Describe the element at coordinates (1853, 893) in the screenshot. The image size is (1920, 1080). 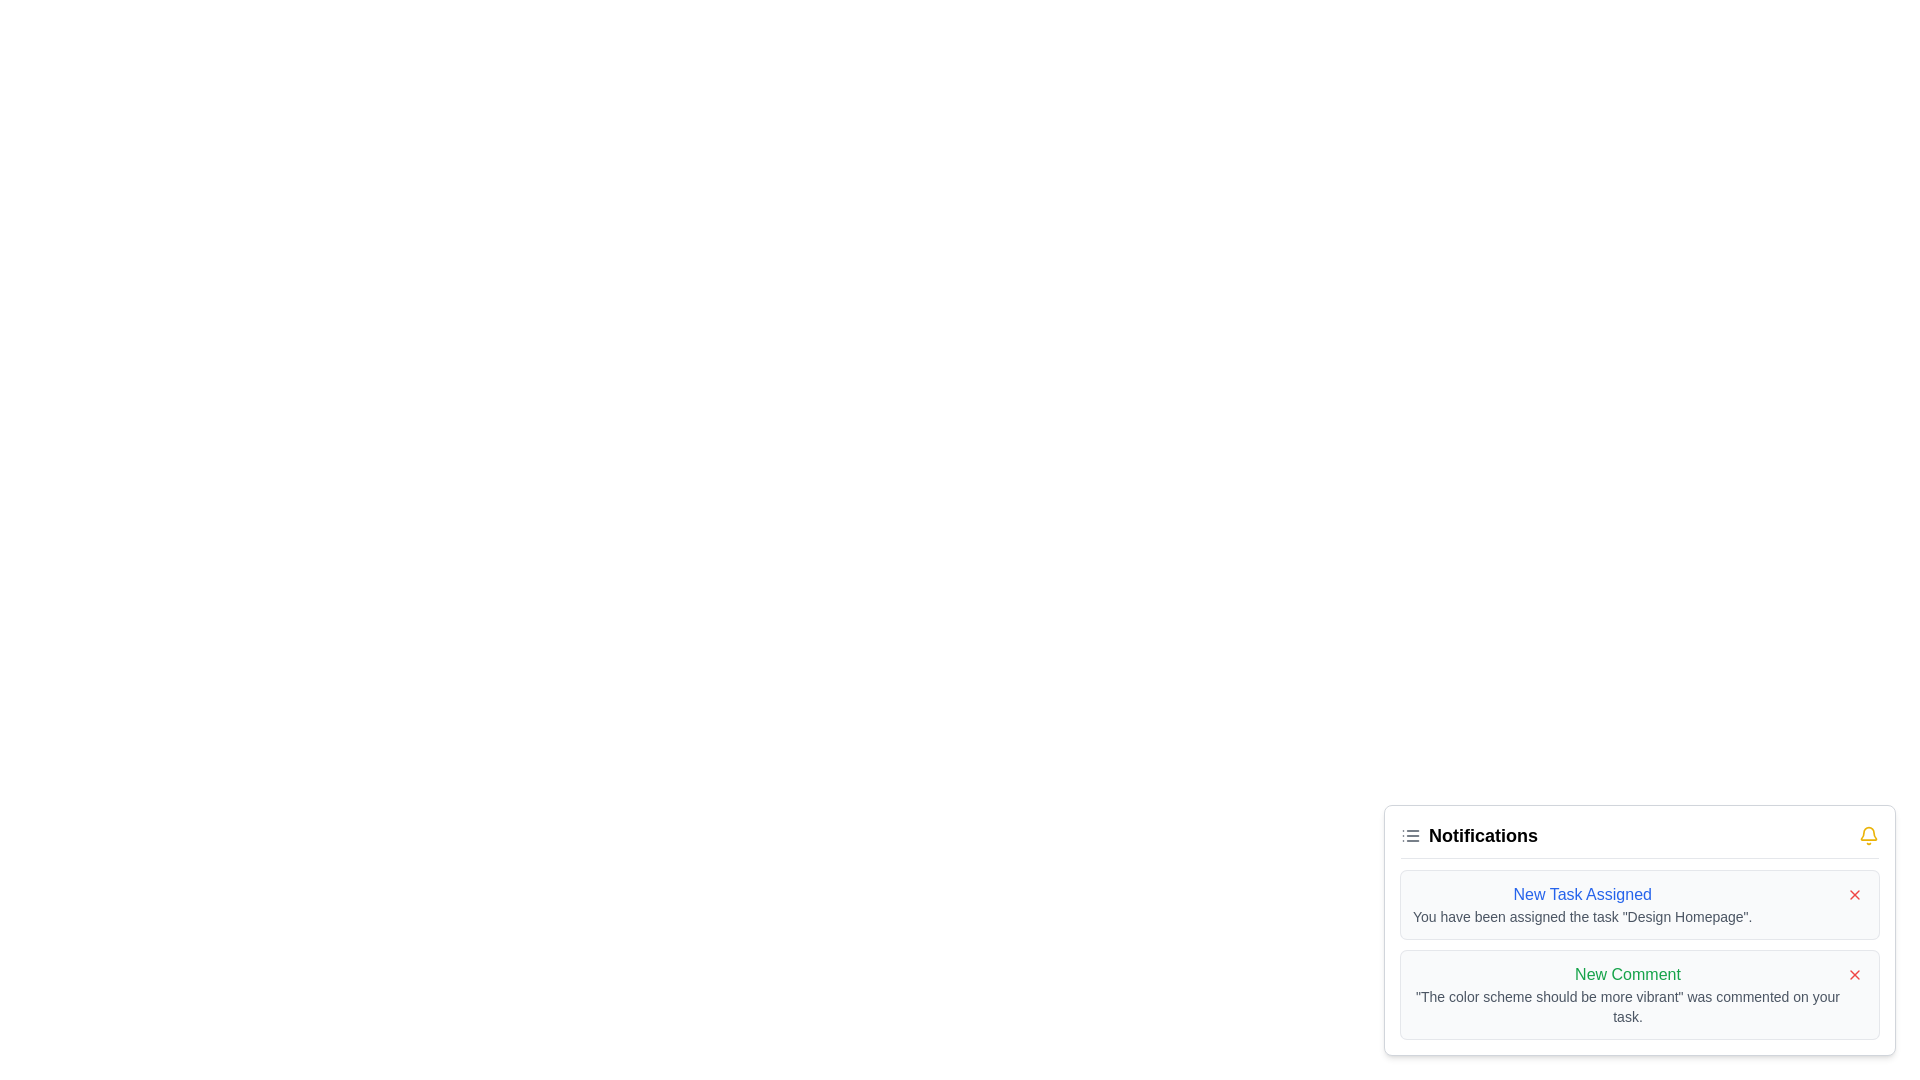
I see `the dismiss button located at the top-right corner of the notification panel for the 'New Task Assigned' task` at that location.